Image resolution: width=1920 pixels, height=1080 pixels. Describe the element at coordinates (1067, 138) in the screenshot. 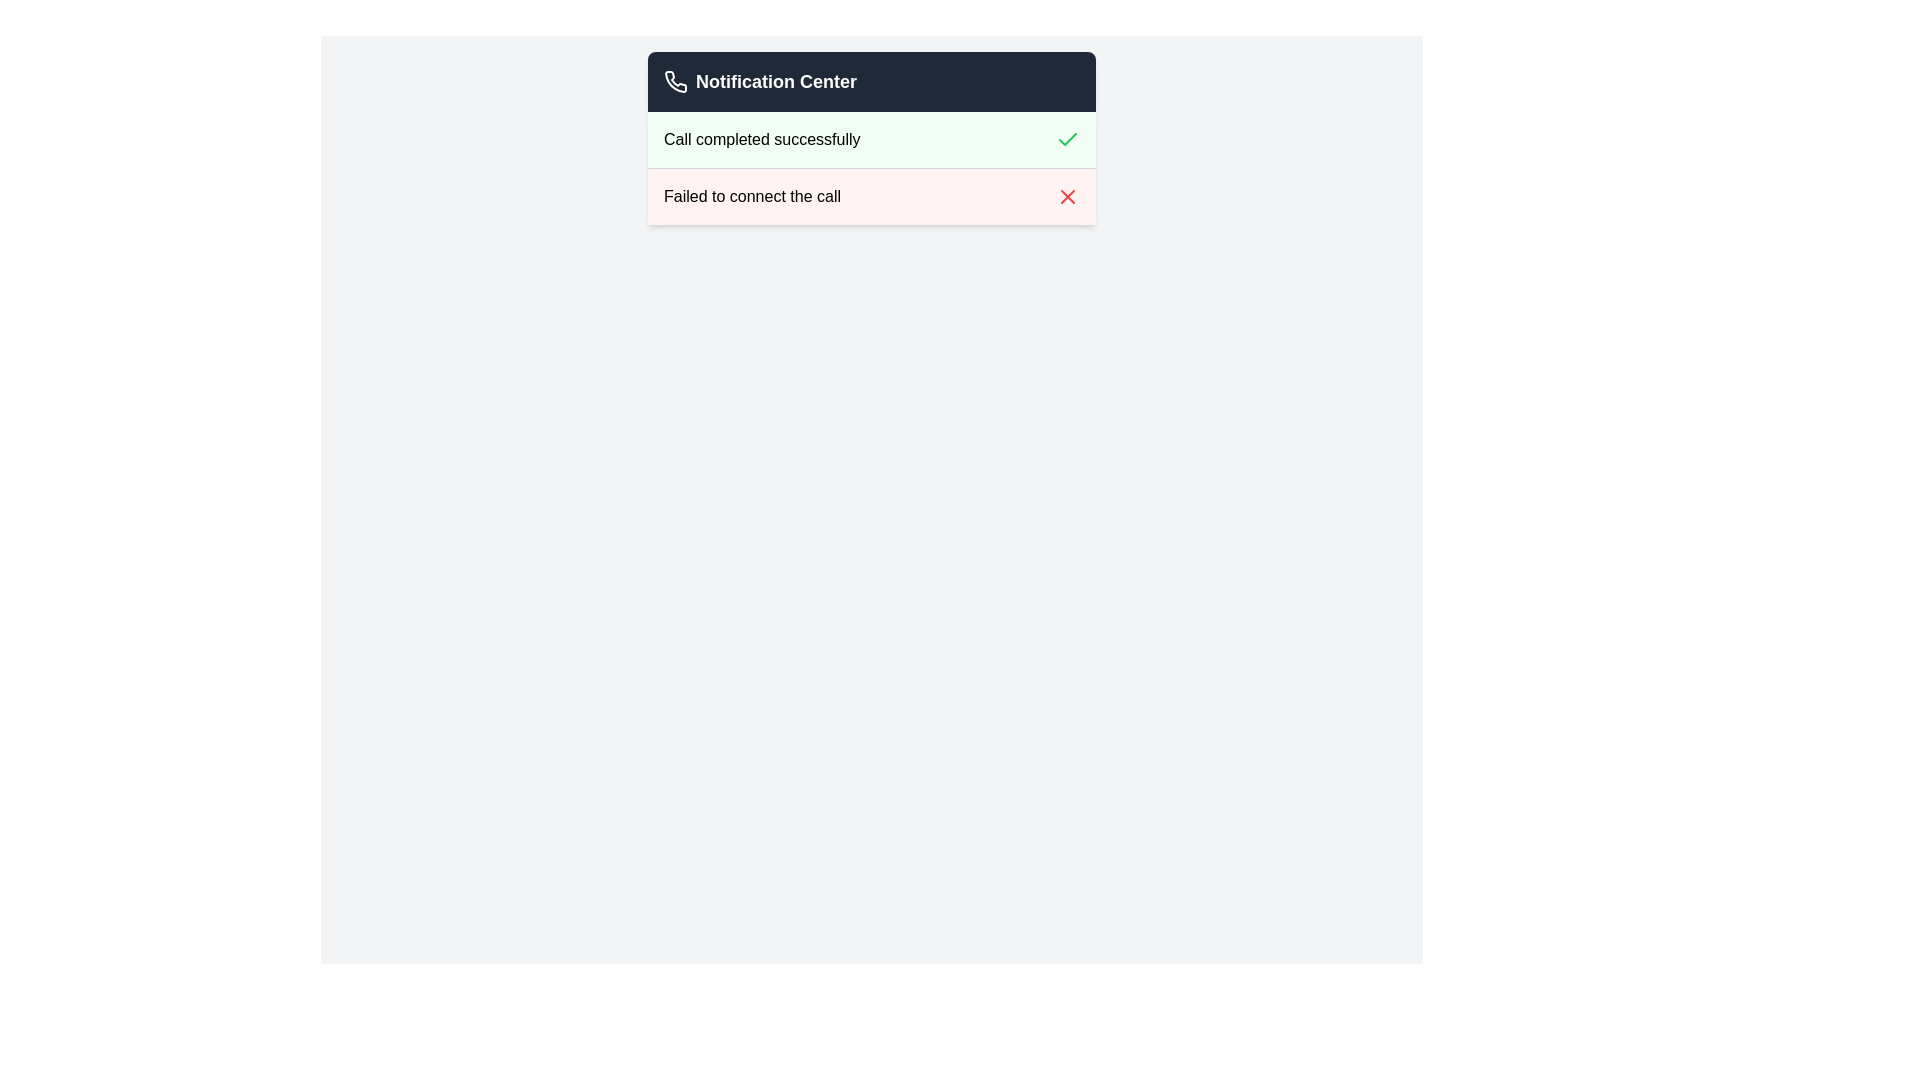

I see `the green checkmark icon located to the right of the 'Call completed successfully' notification, which is centered vertically in the notification row` at that location.